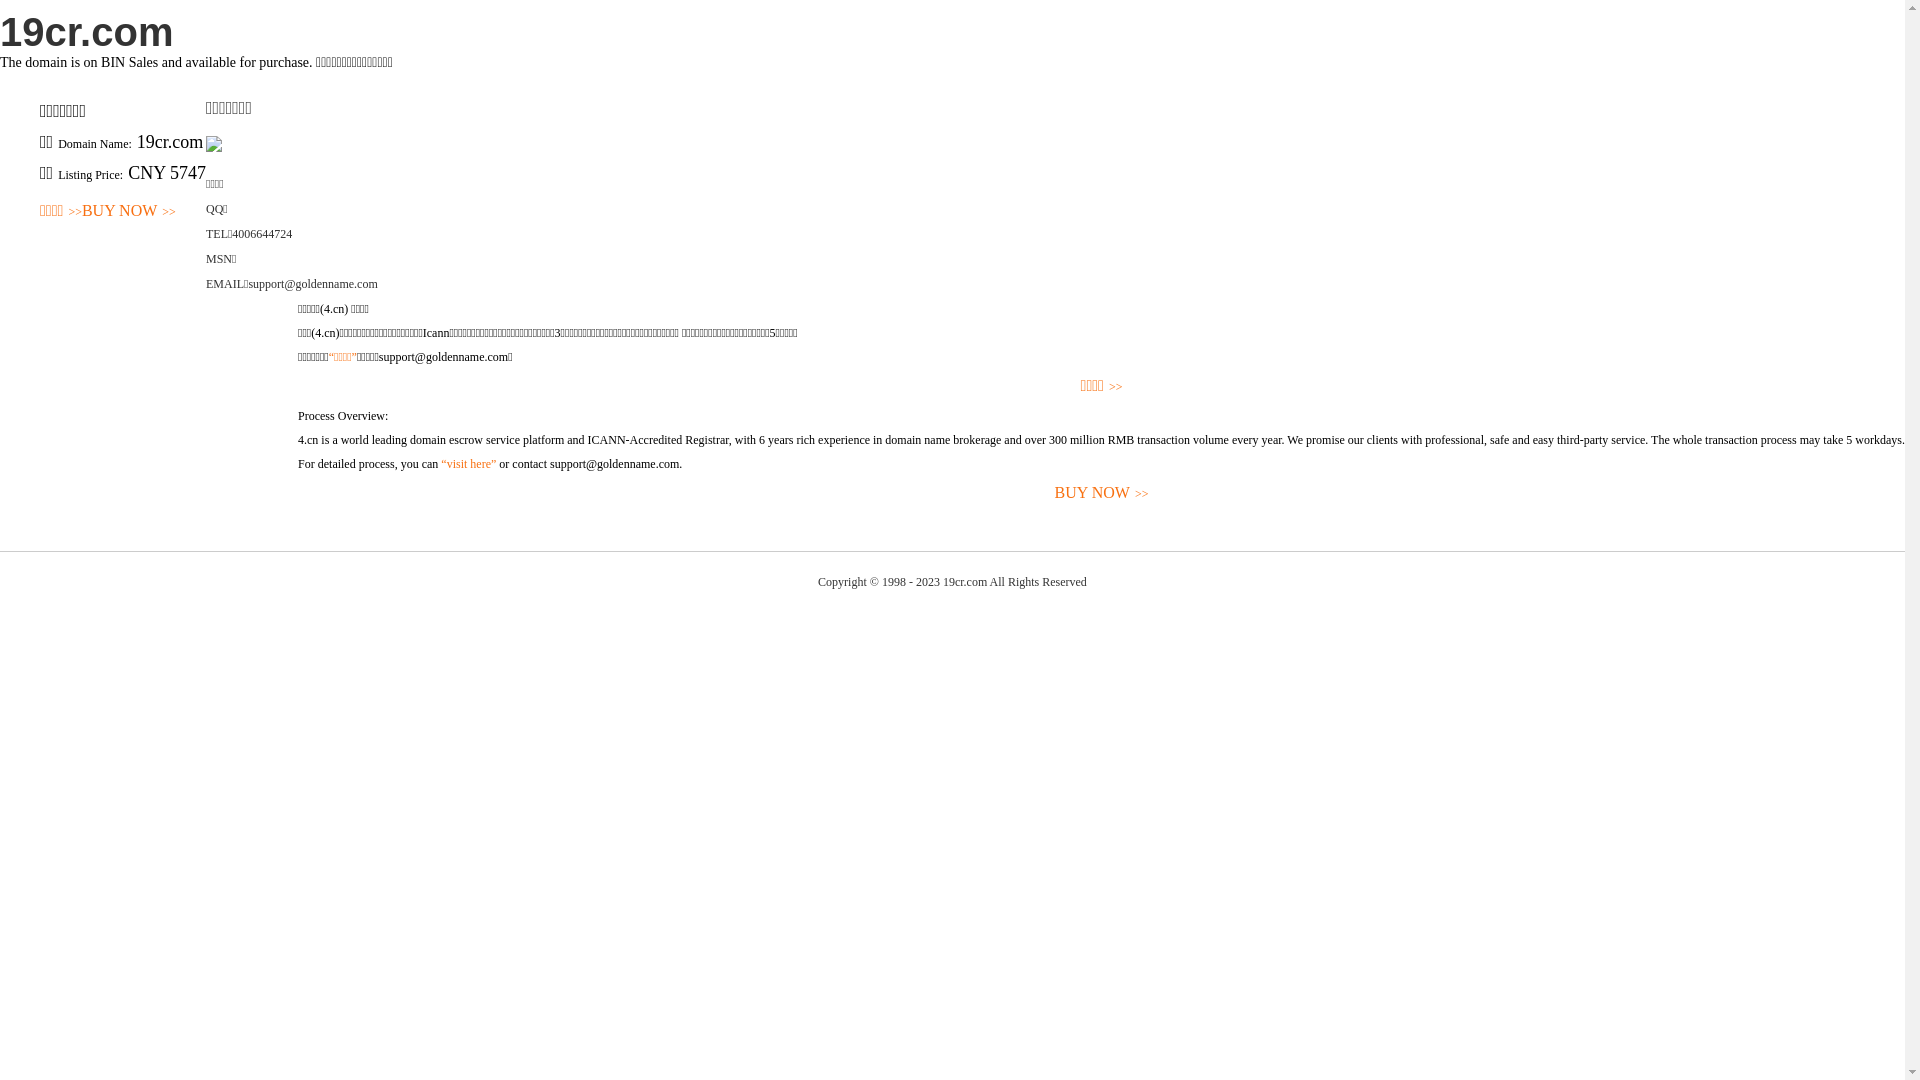 The image size is (1920, 1080). What do you see at coordinates (80, 211) in the screenshot?
I see `'BUY NOW>>'` at bounding box center [80, 211].